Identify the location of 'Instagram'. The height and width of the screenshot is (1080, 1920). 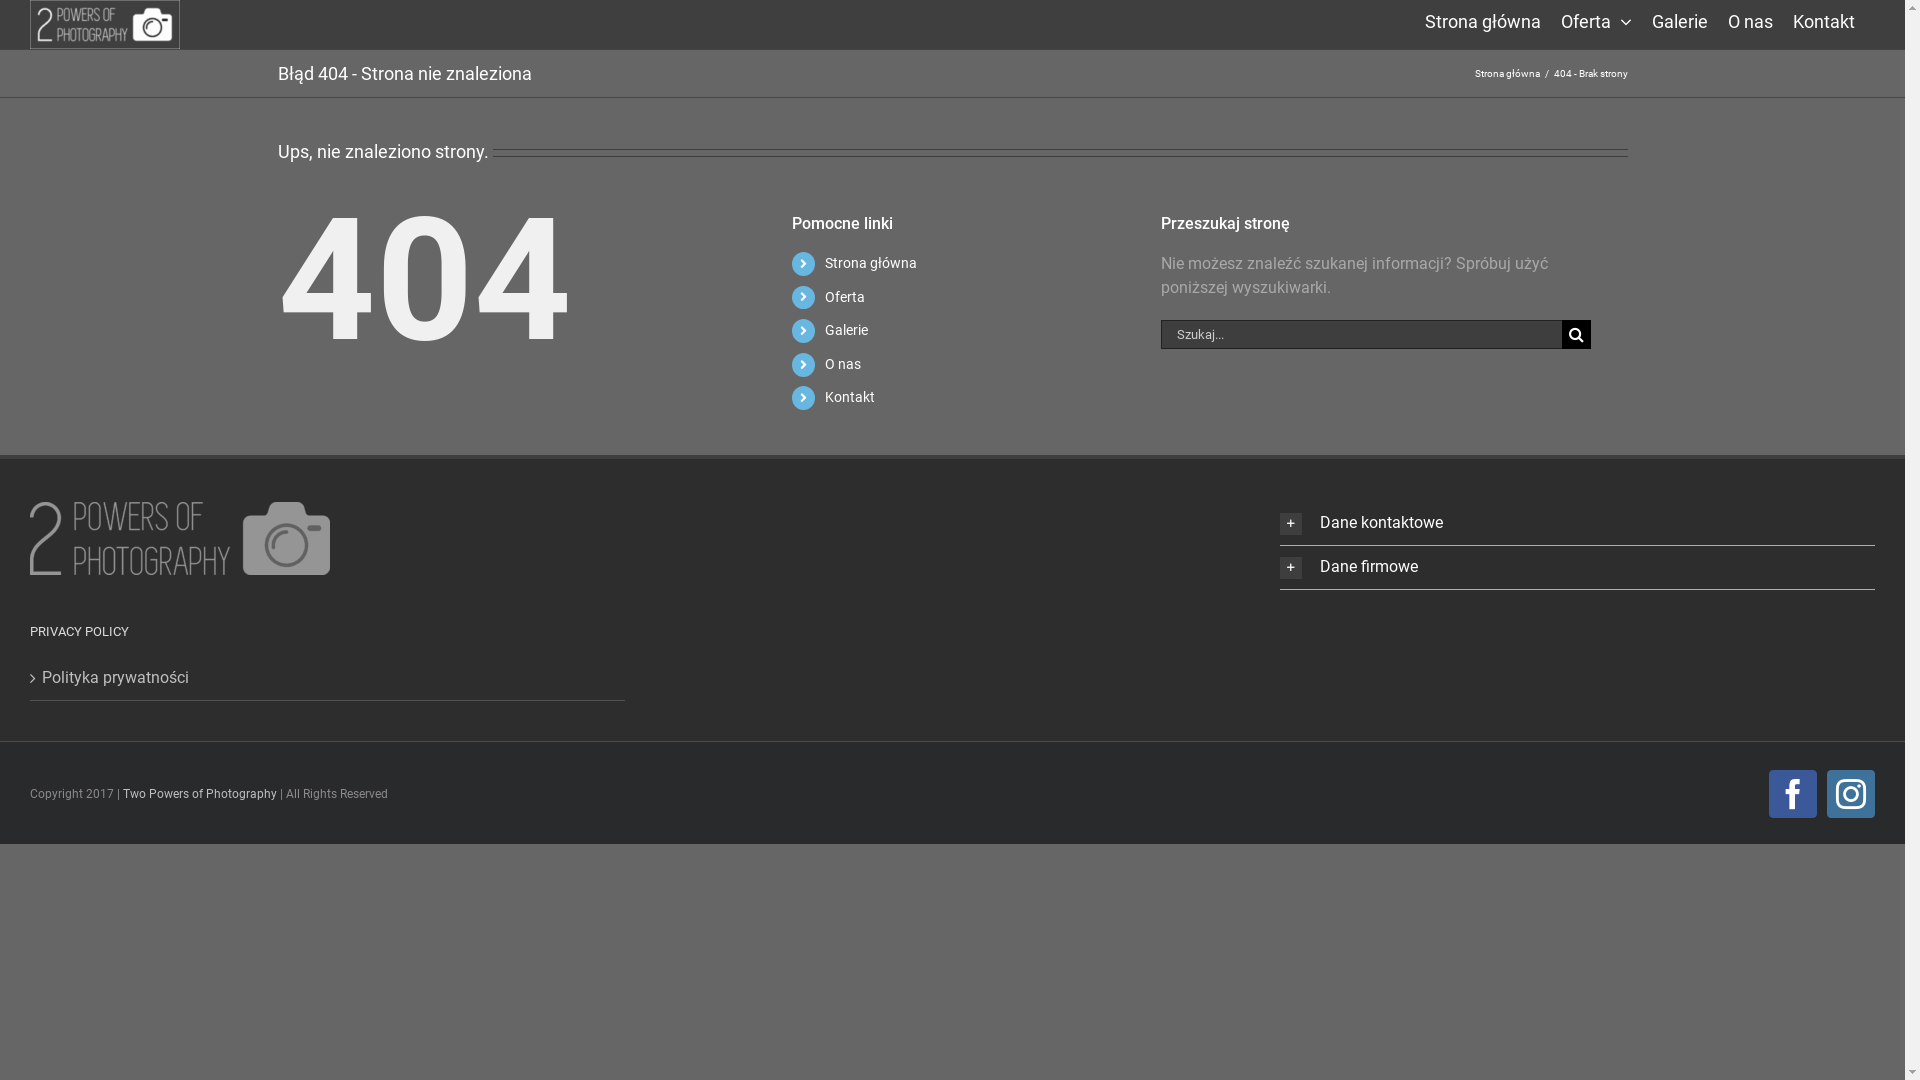
(1850, 793).